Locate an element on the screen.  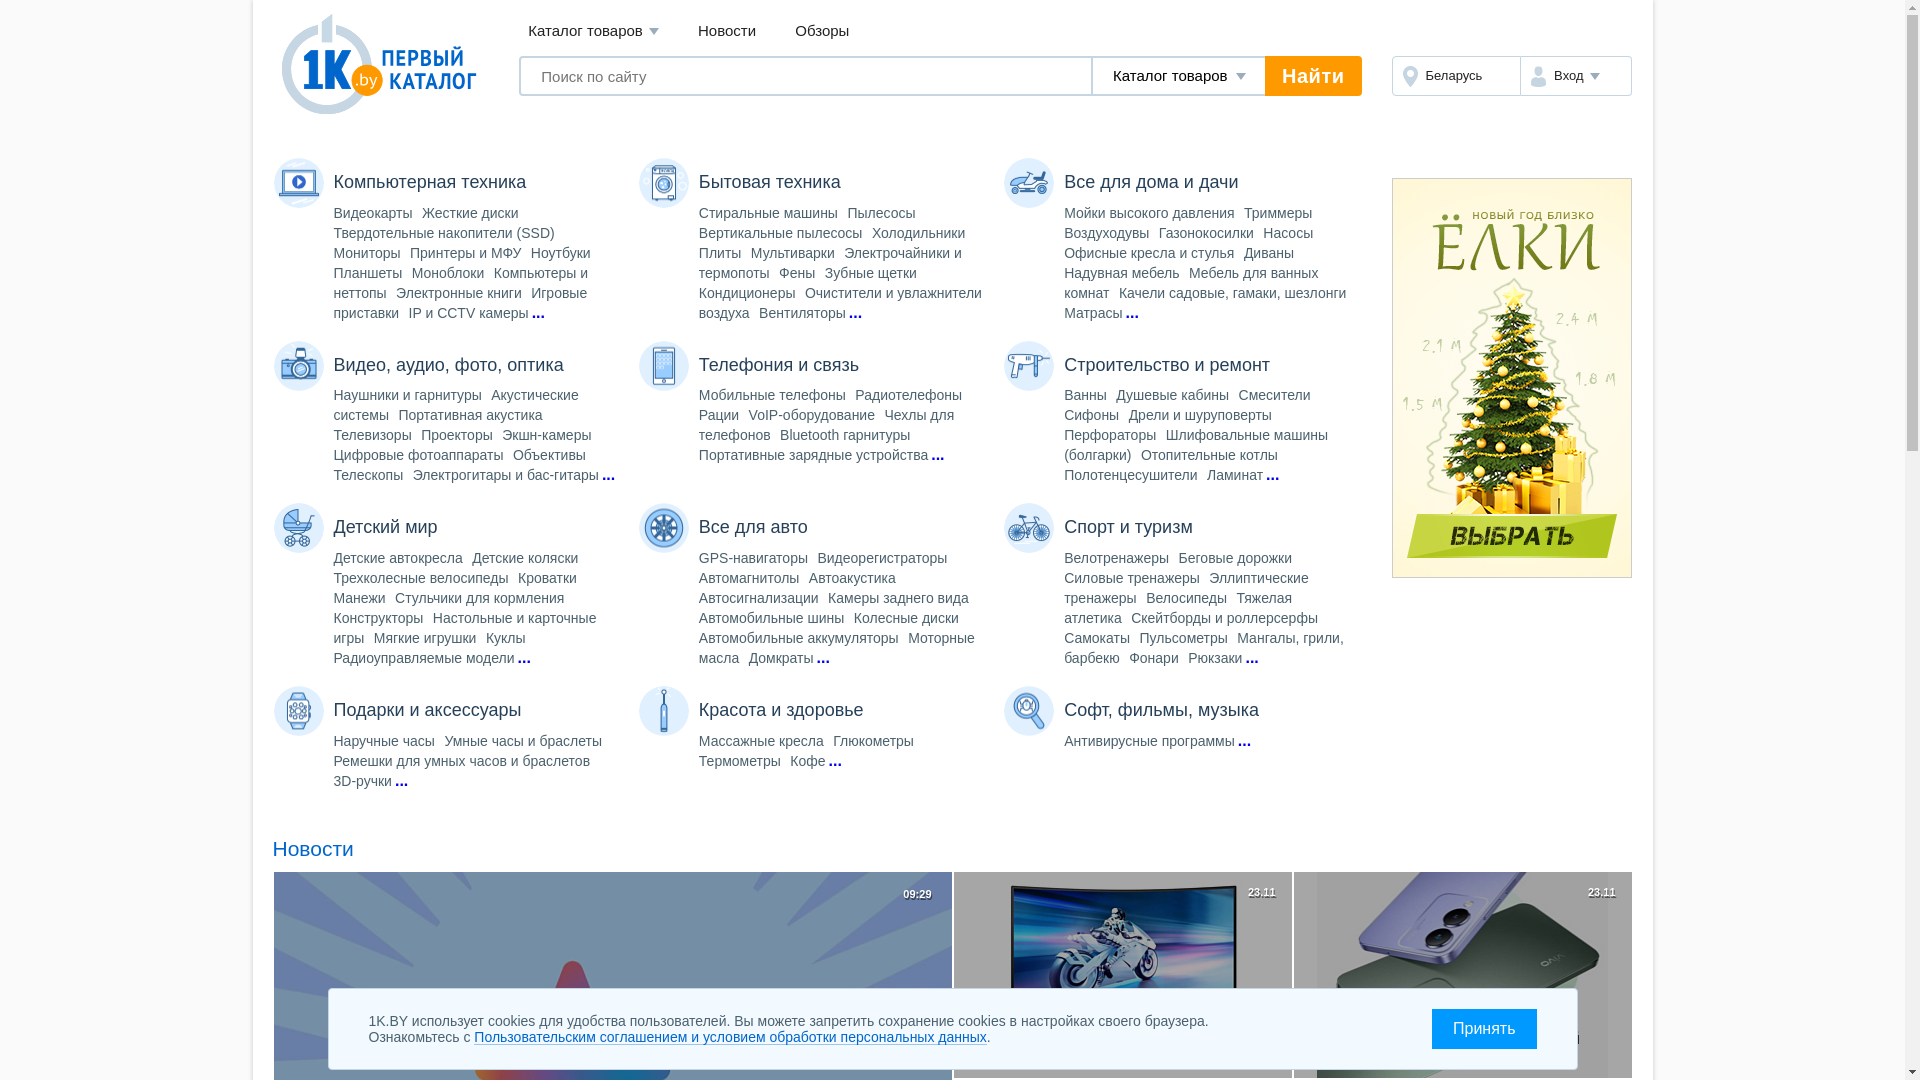
'...' is located at coordinates (823, 658).